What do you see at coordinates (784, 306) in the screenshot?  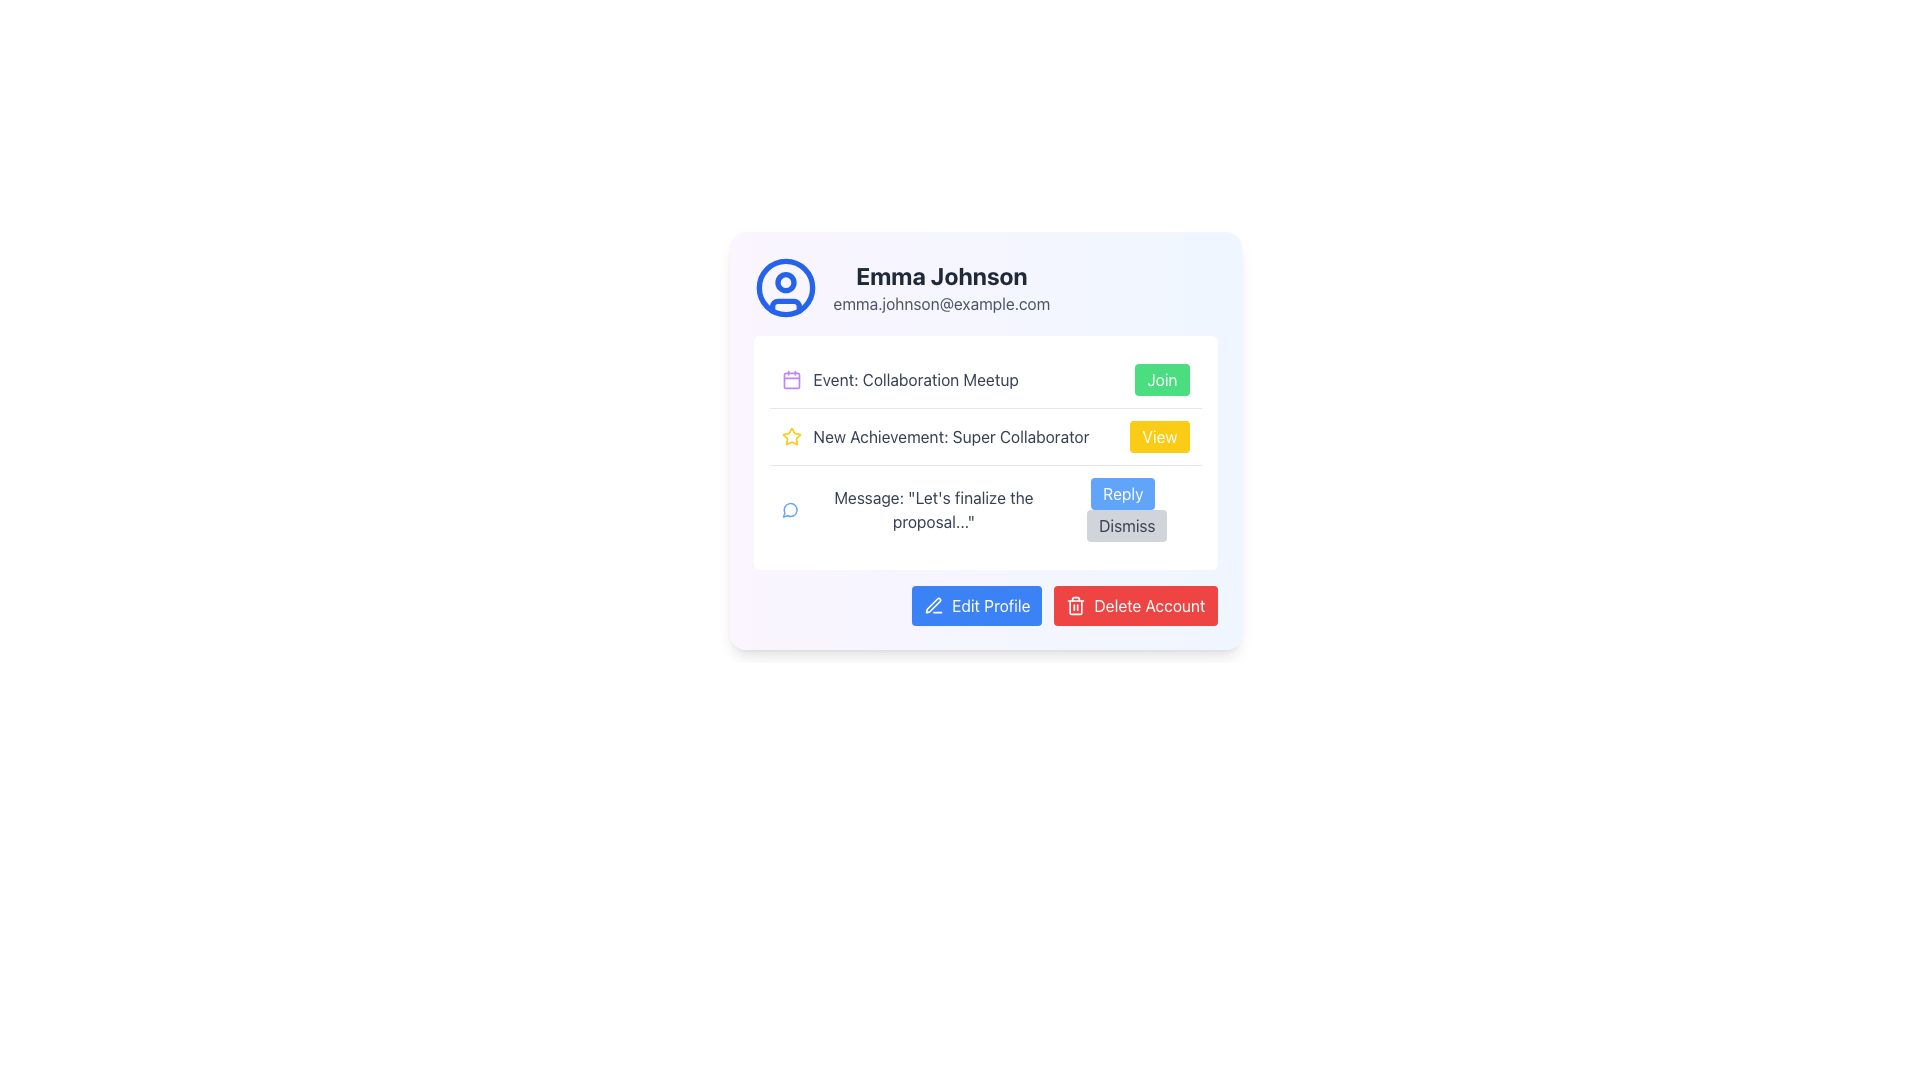 I see `the decorative lower segment of the user profile avatar located in the upper-left corner of the card layout, which is nested within the circular image representation of the user` at bounding box center [784, 306].